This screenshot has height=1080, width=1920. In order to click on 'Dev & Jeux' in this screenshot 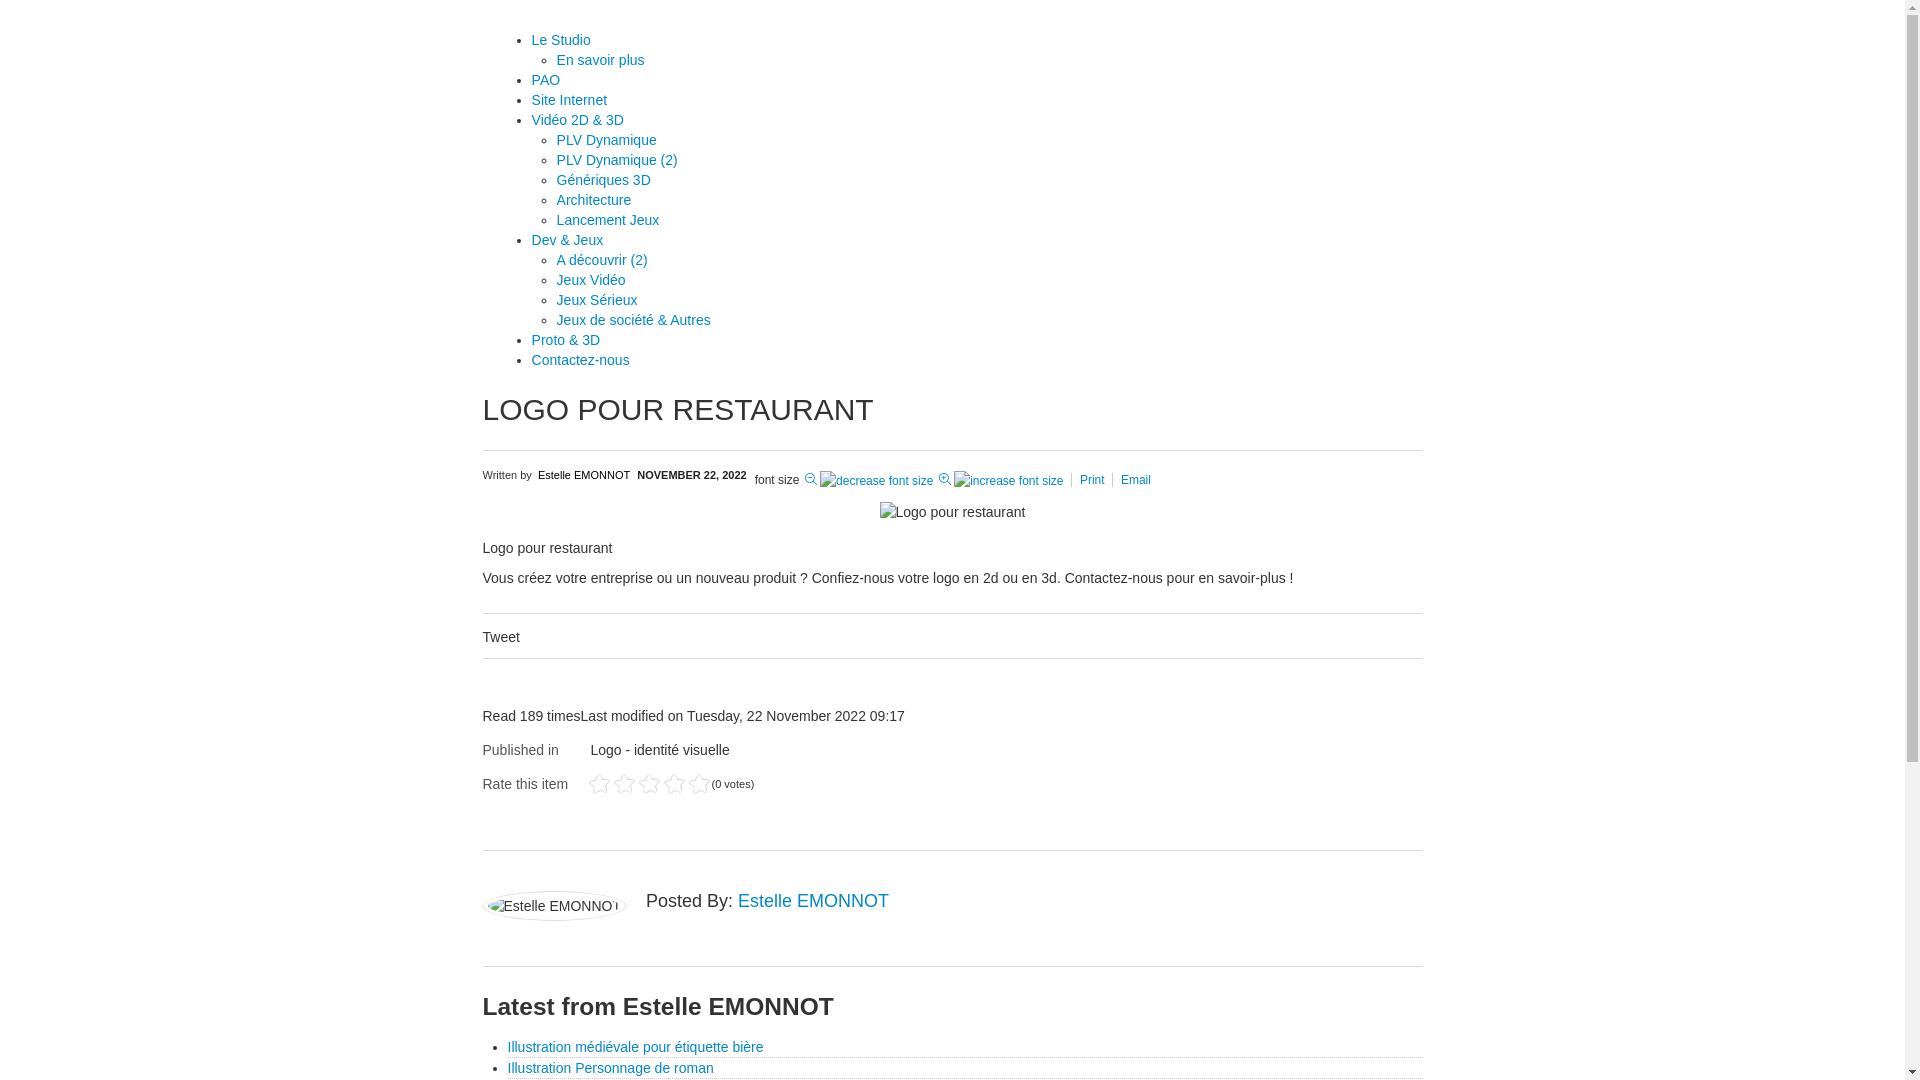, I will do `click(566, 238)`.